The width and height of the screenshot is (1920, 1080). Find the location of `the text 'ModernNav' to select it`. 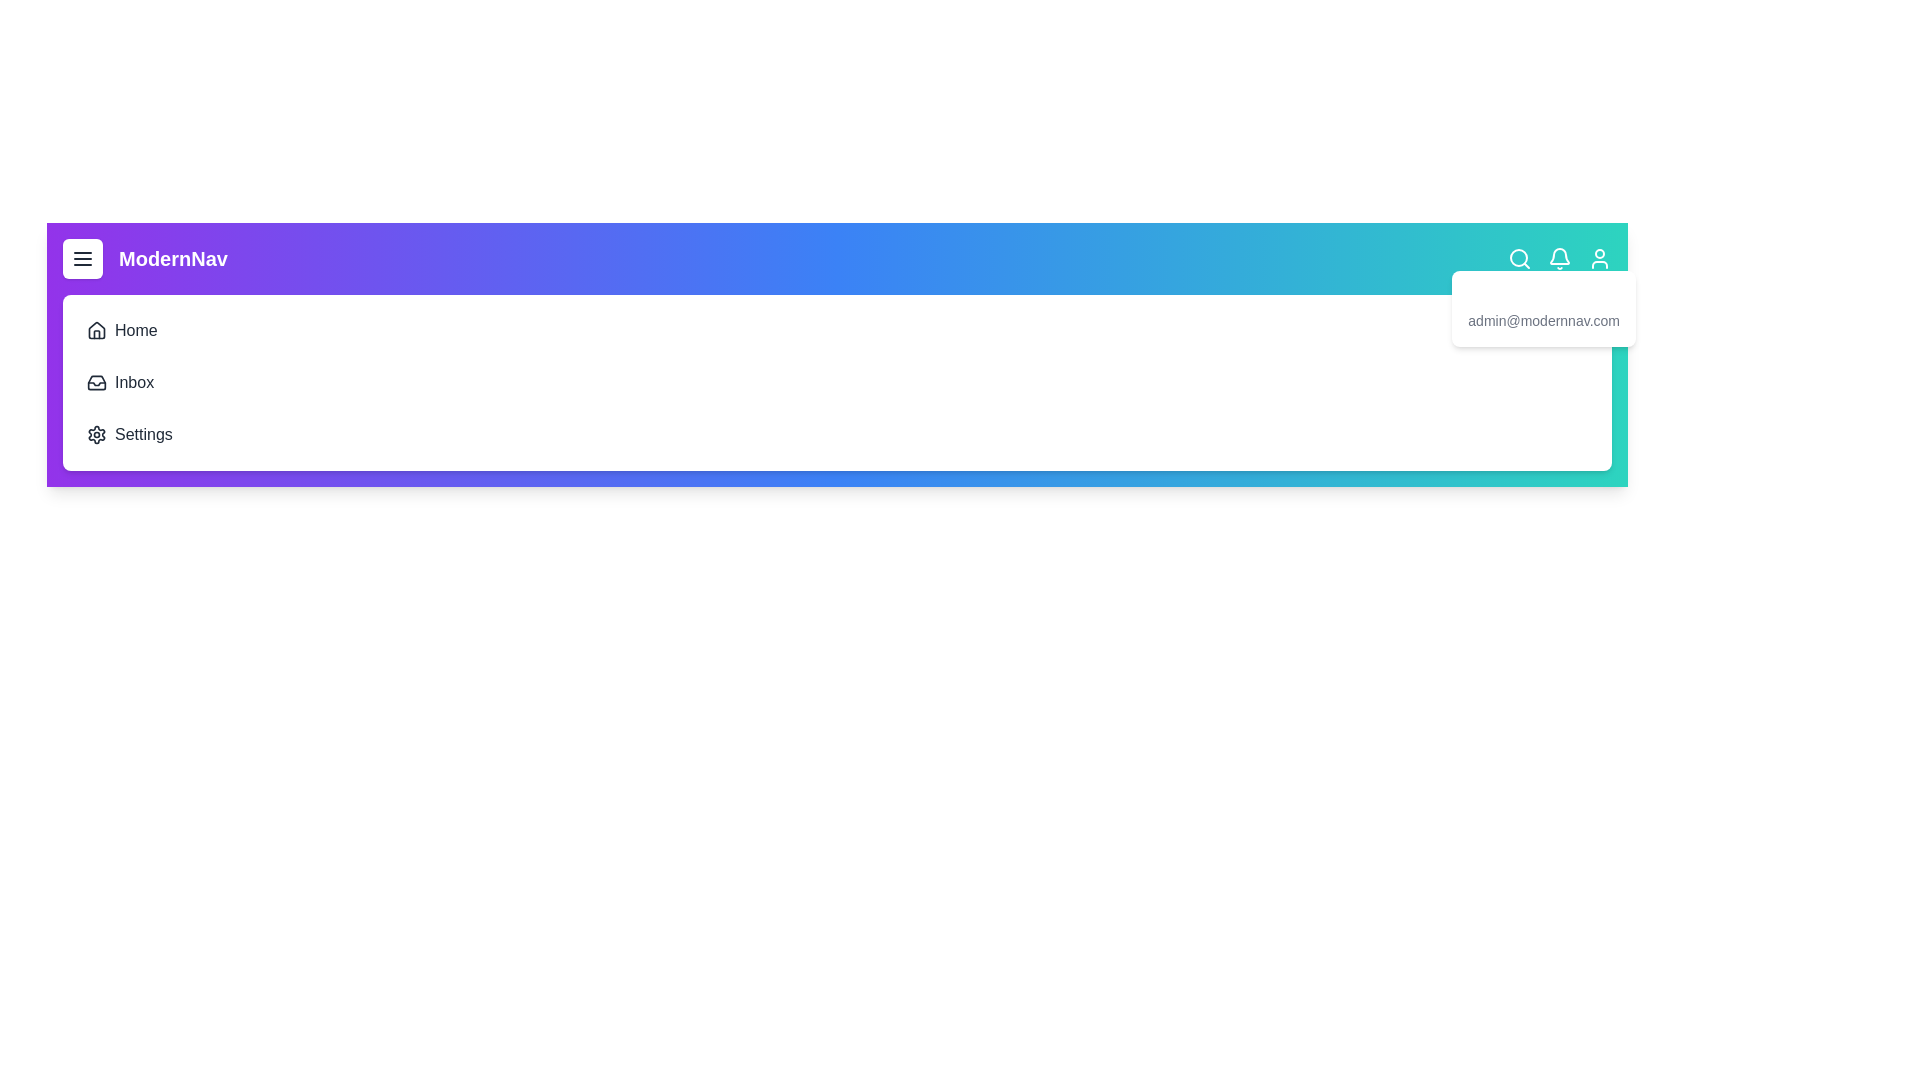

the text 'ModernNav' to select it is located at coordinates (143, 257).